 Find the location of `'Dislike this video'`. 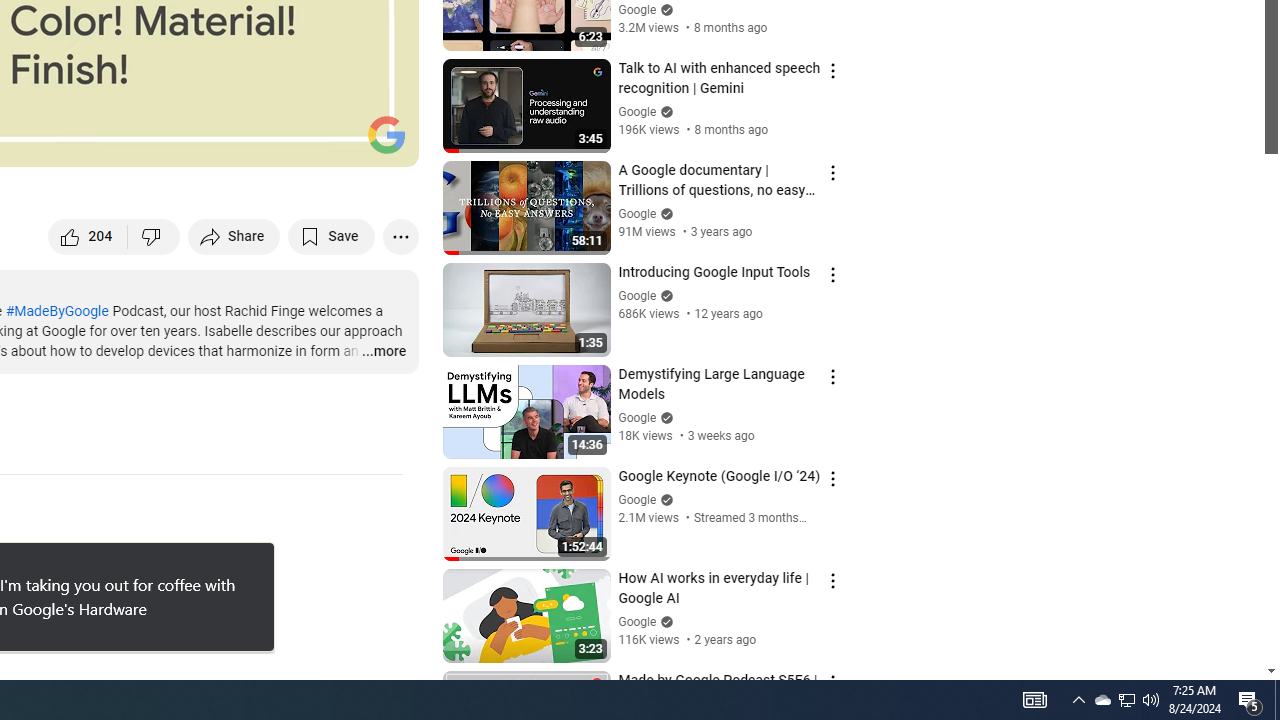

'Dislike this video' is located at coordinates (153, 235).